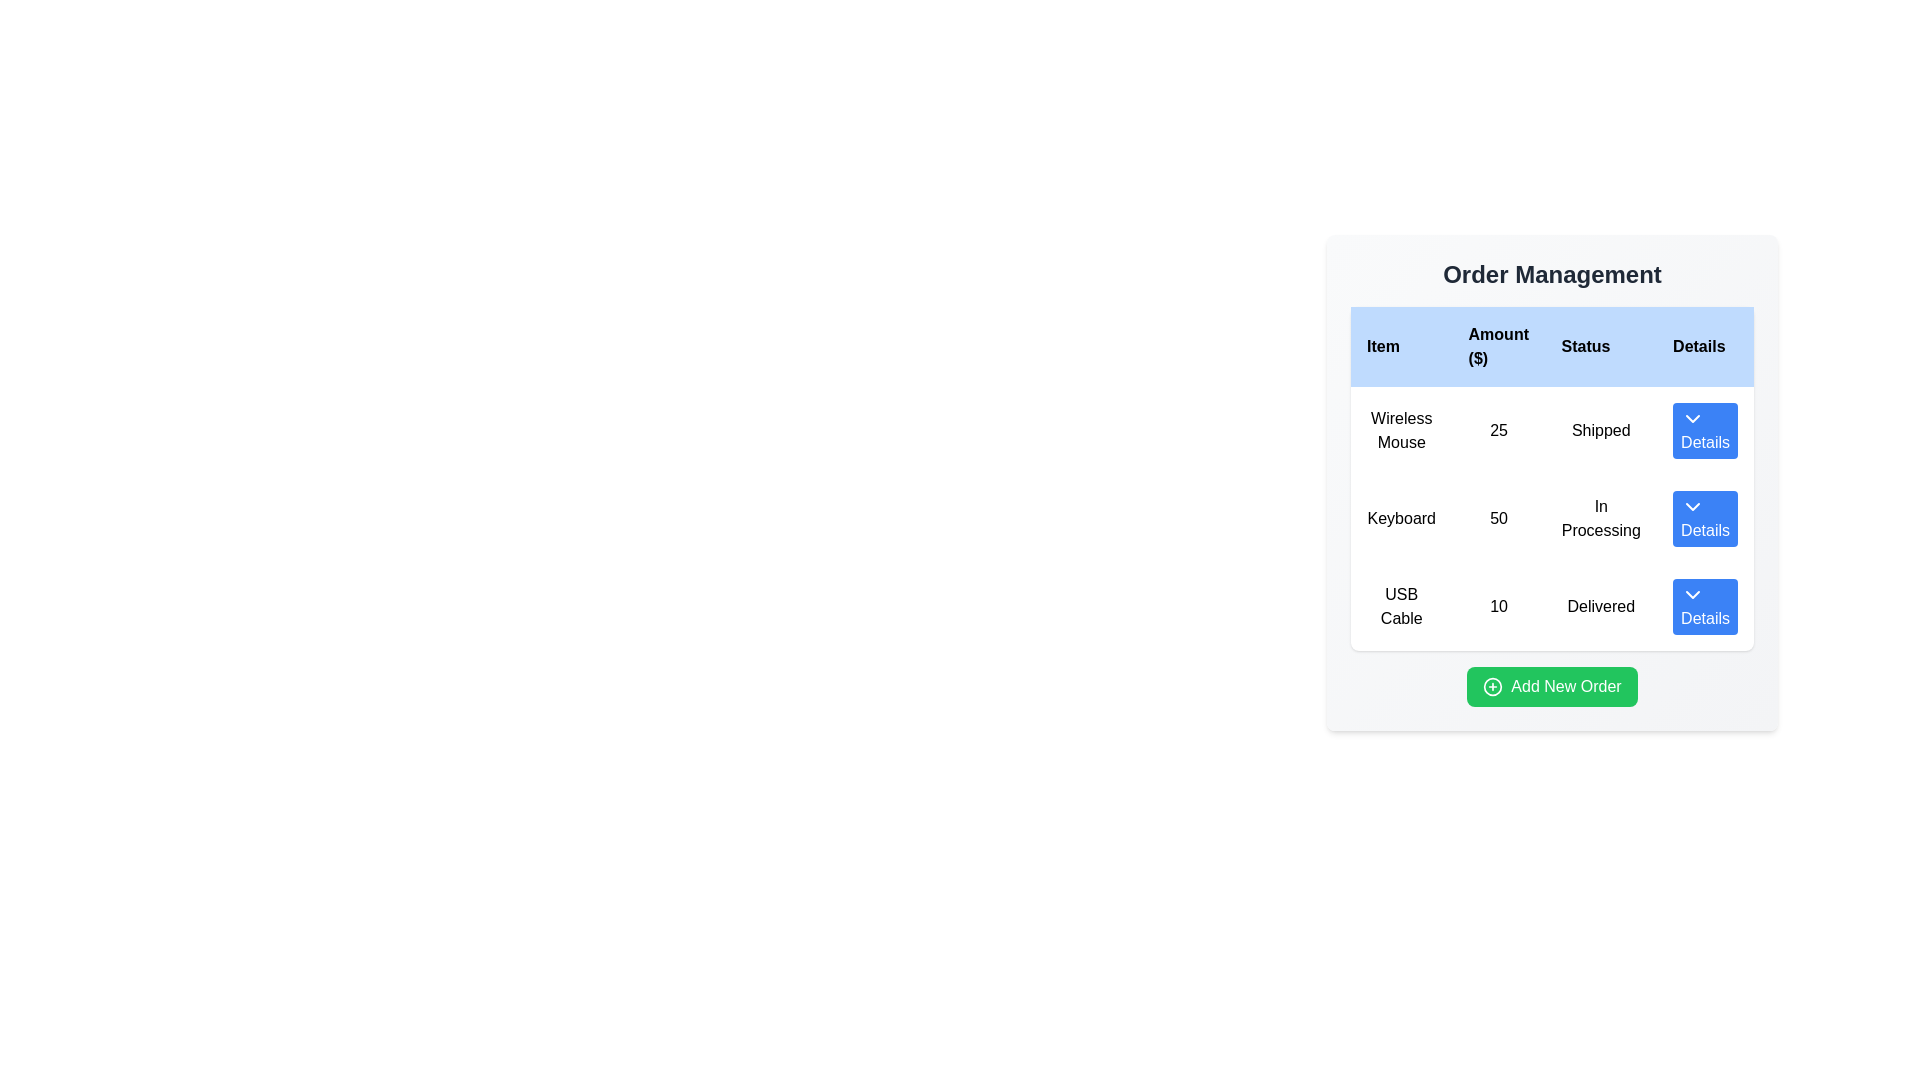  I want to click on the green rectangular button labeled 'Add New Order' located at the bottom center of the 'Order Management' section, so click(1551, 685).